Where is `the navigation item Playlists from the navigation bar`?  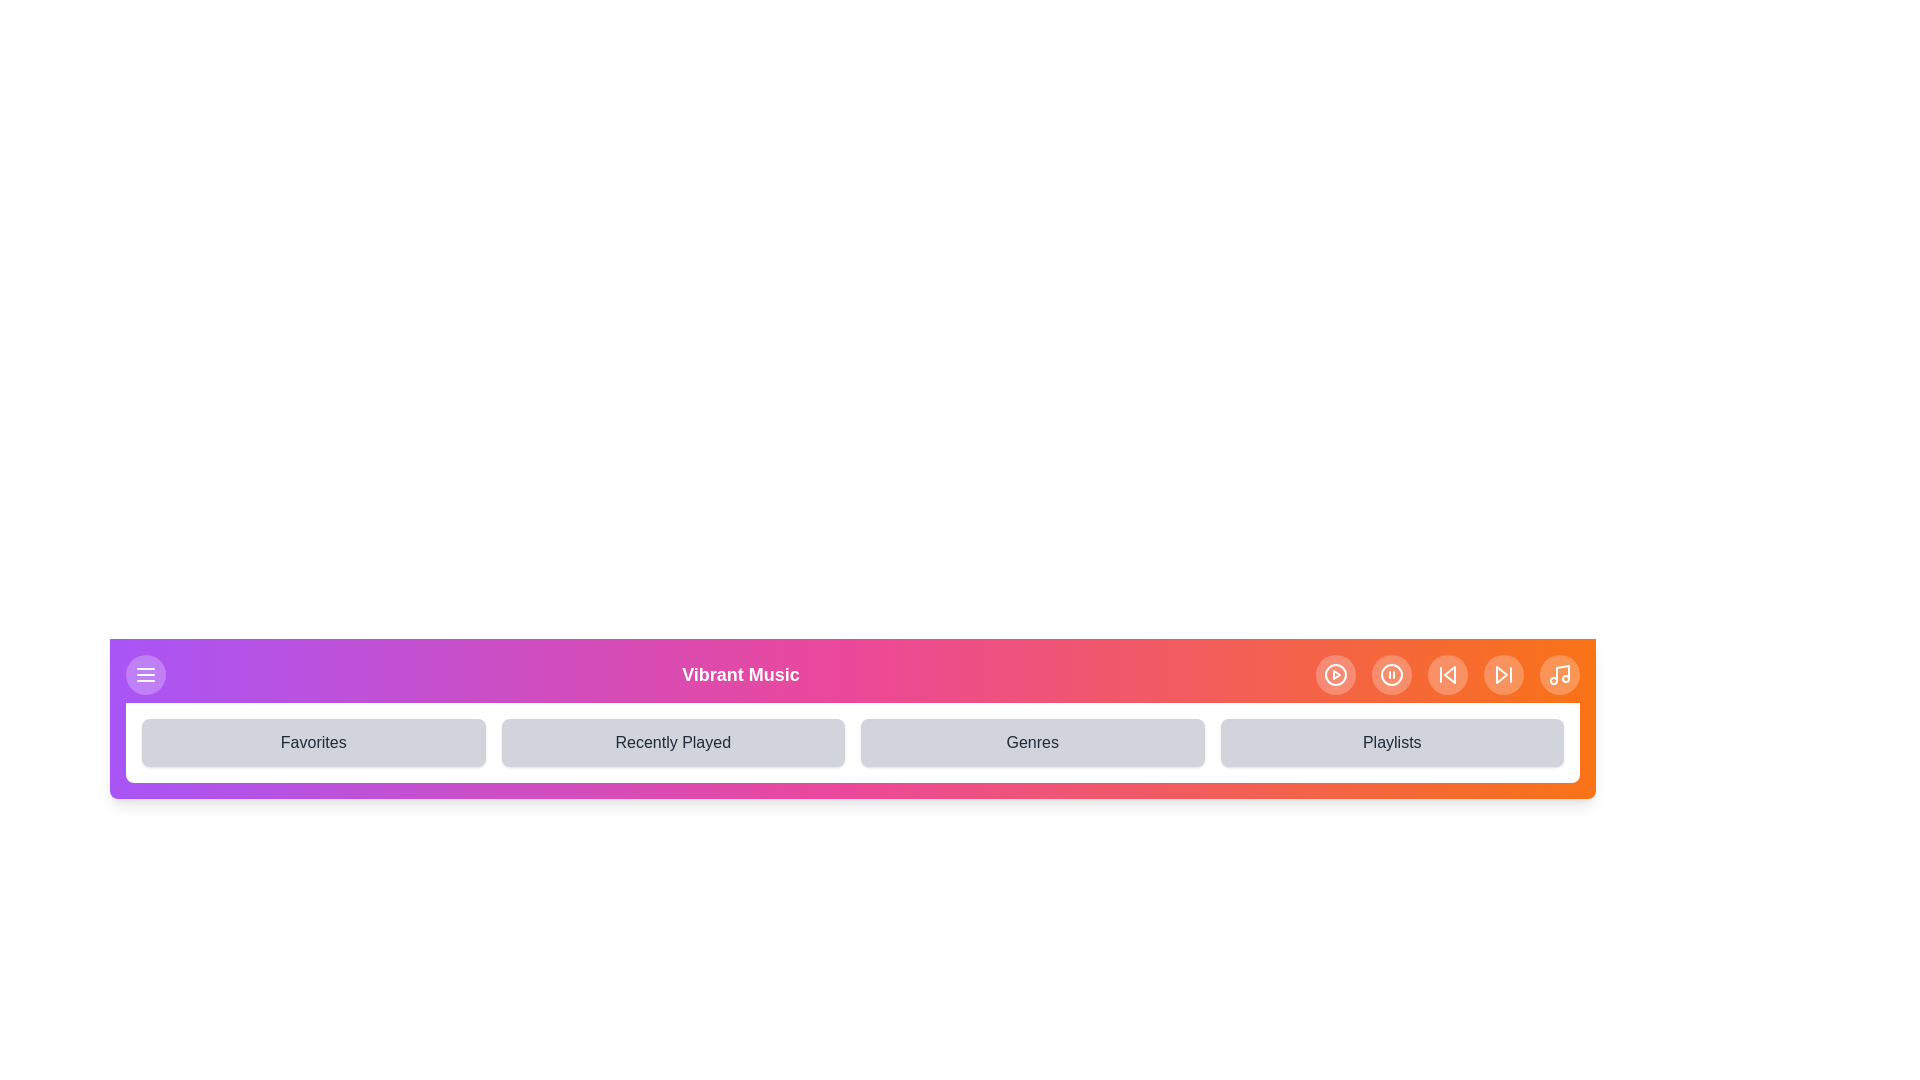 the navigation item Playlists from the navigation bar is located at coordinates (1391, 743).